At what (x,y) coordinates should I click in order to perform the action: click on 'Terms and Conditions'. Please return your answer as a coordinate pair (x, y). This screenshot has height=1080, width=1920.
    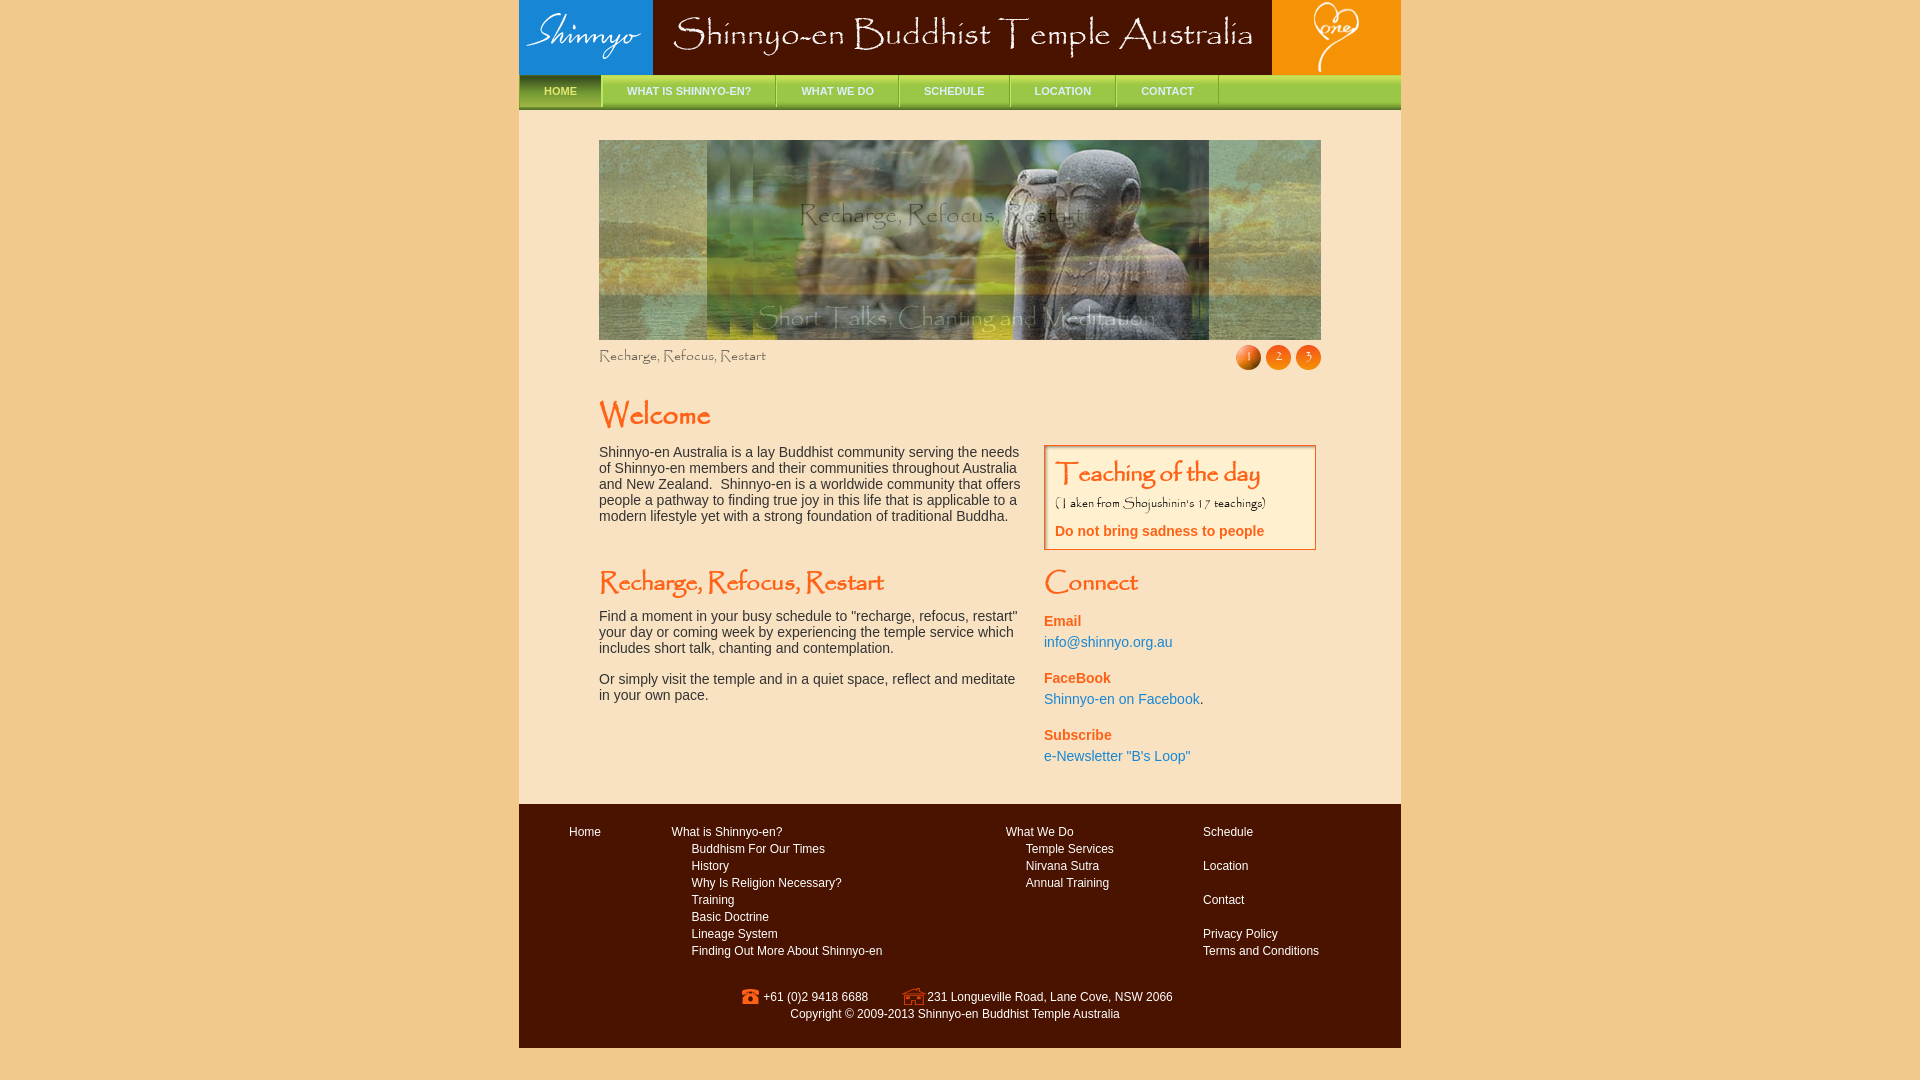
    Looking at the image, I should click on (1182, 950).